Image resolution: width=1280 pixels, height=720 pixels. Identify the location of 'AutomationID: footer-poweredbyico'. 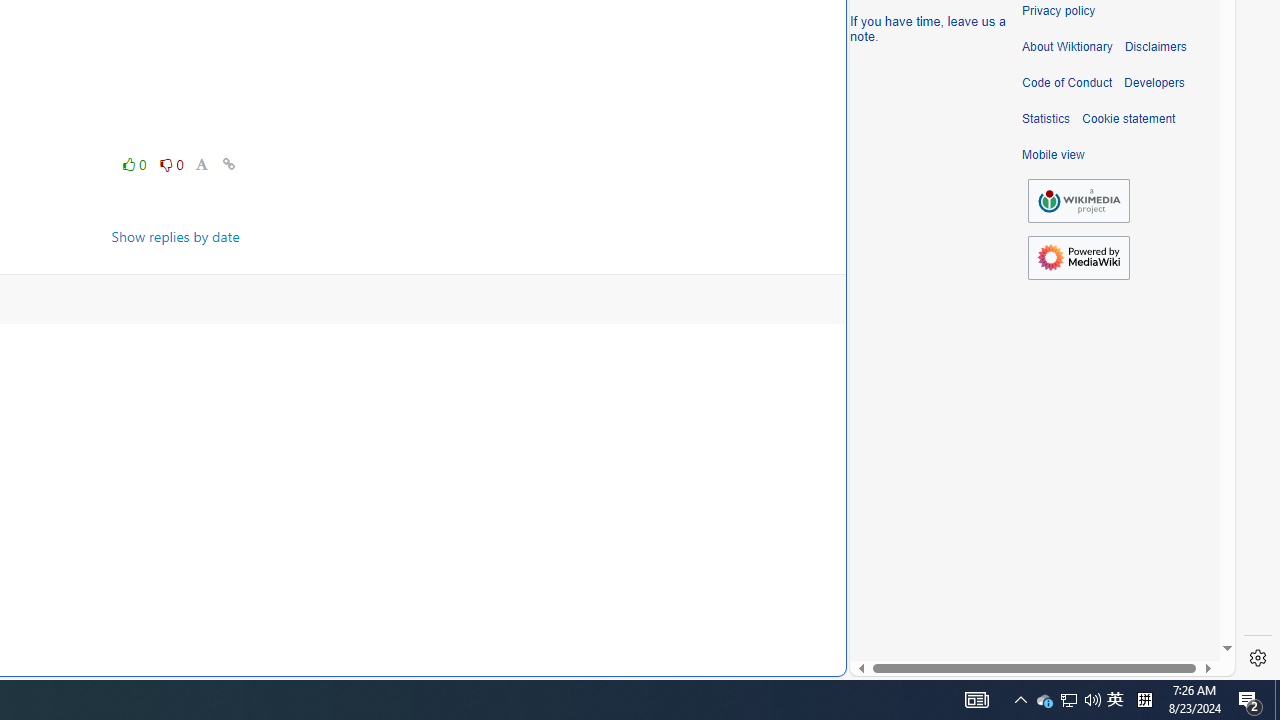
(1078, 257).